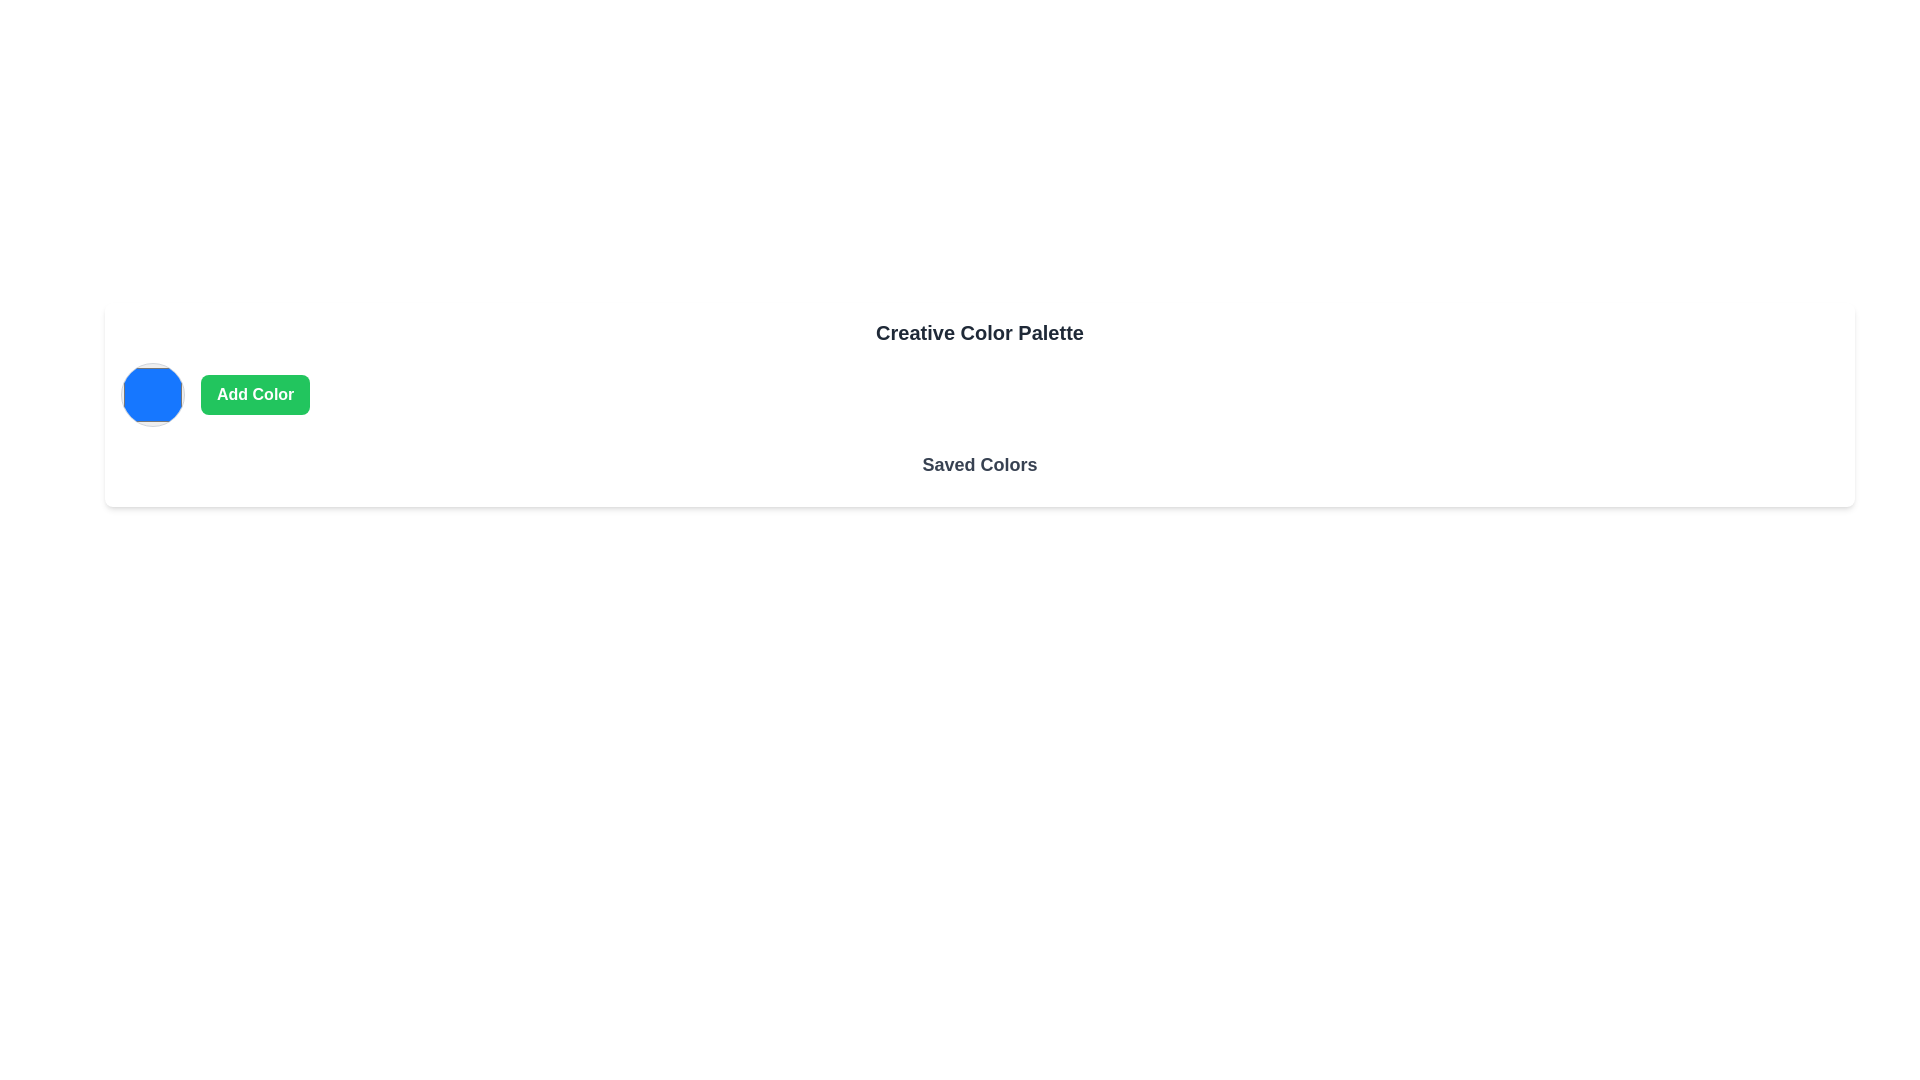  What do you see at coordinates (254, 394) in the screenshot?
I see `the button located to the right of the circular color picker, which triggers an action` at bounding box center [254, 394].